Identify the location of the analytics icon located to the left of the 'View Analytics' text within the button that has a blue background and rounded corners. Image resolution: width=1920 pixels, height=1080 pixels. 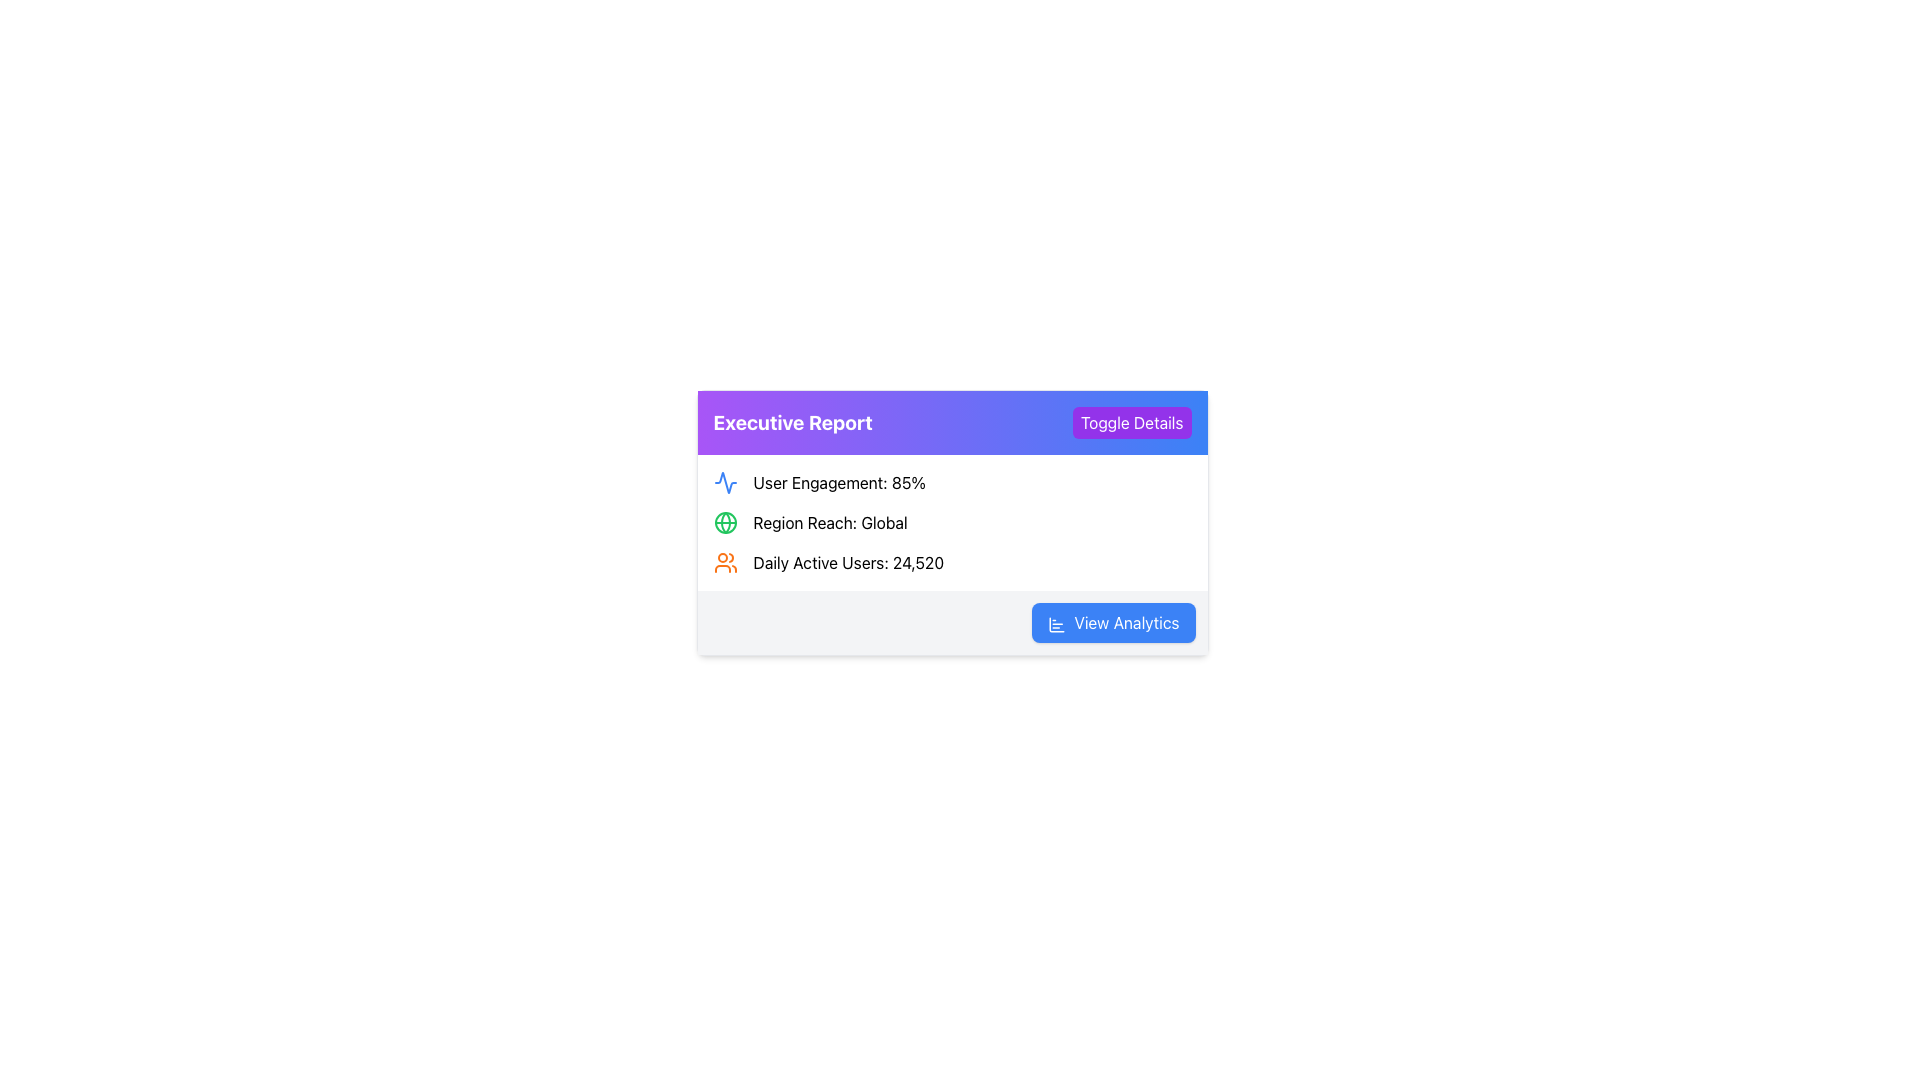
(1056, 623).